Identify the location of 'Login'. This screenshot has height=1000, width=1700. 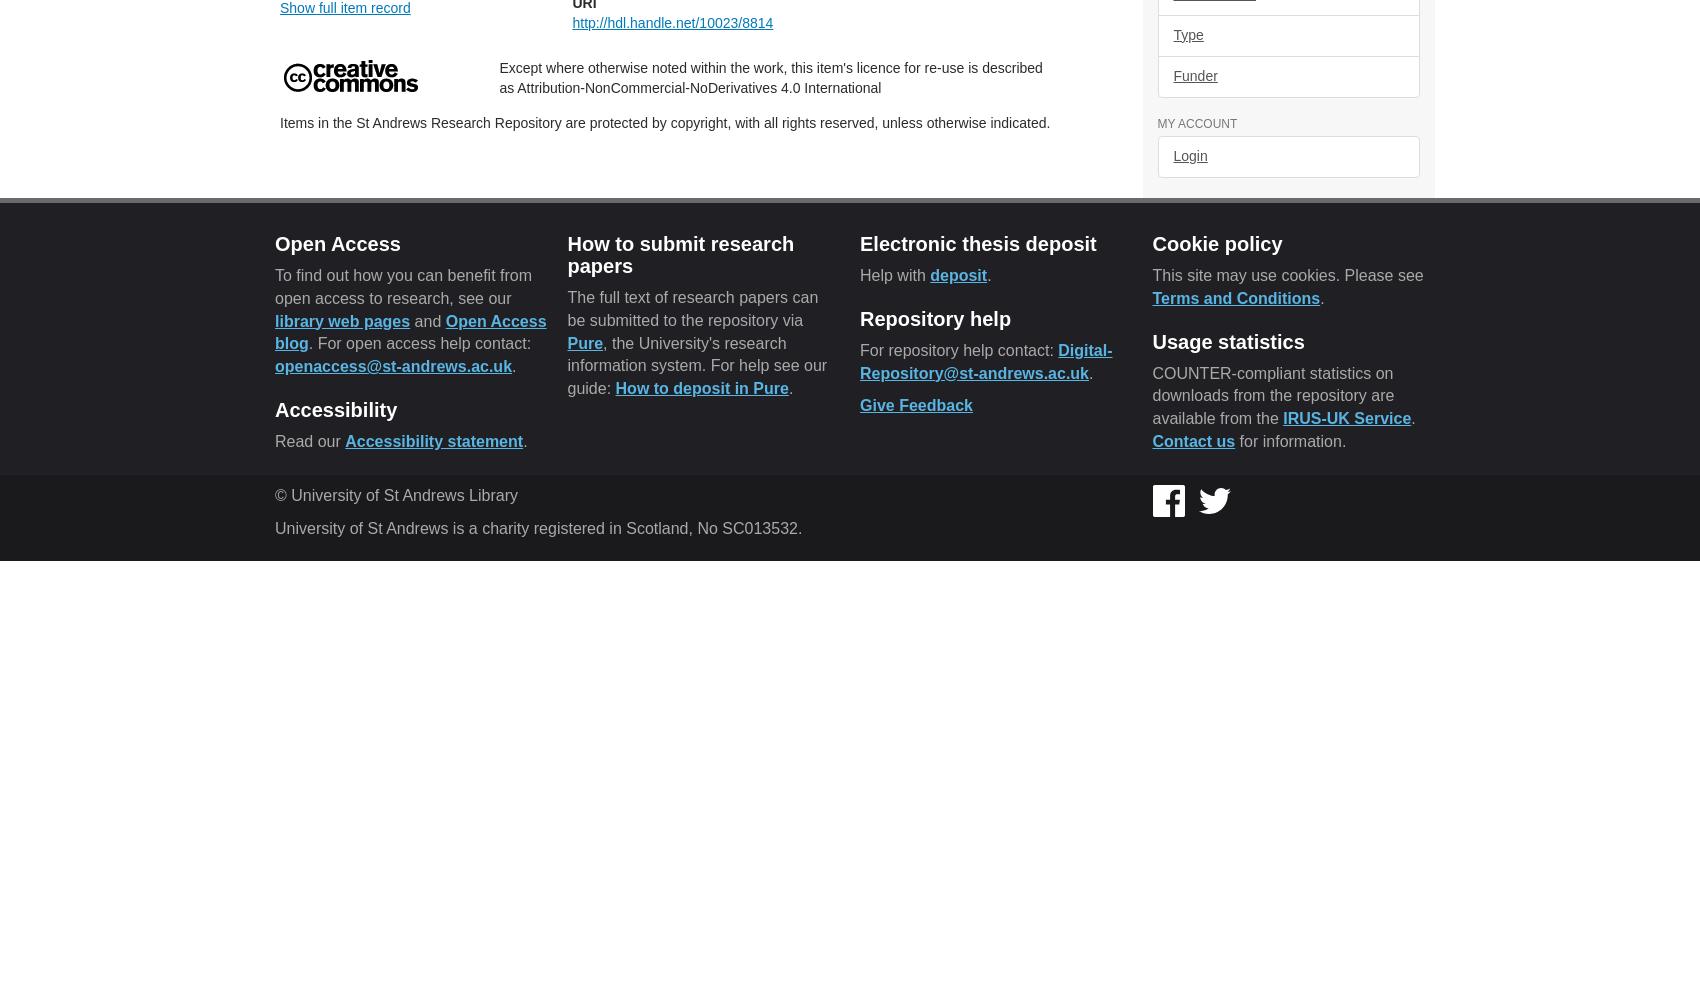
(1189, 155).